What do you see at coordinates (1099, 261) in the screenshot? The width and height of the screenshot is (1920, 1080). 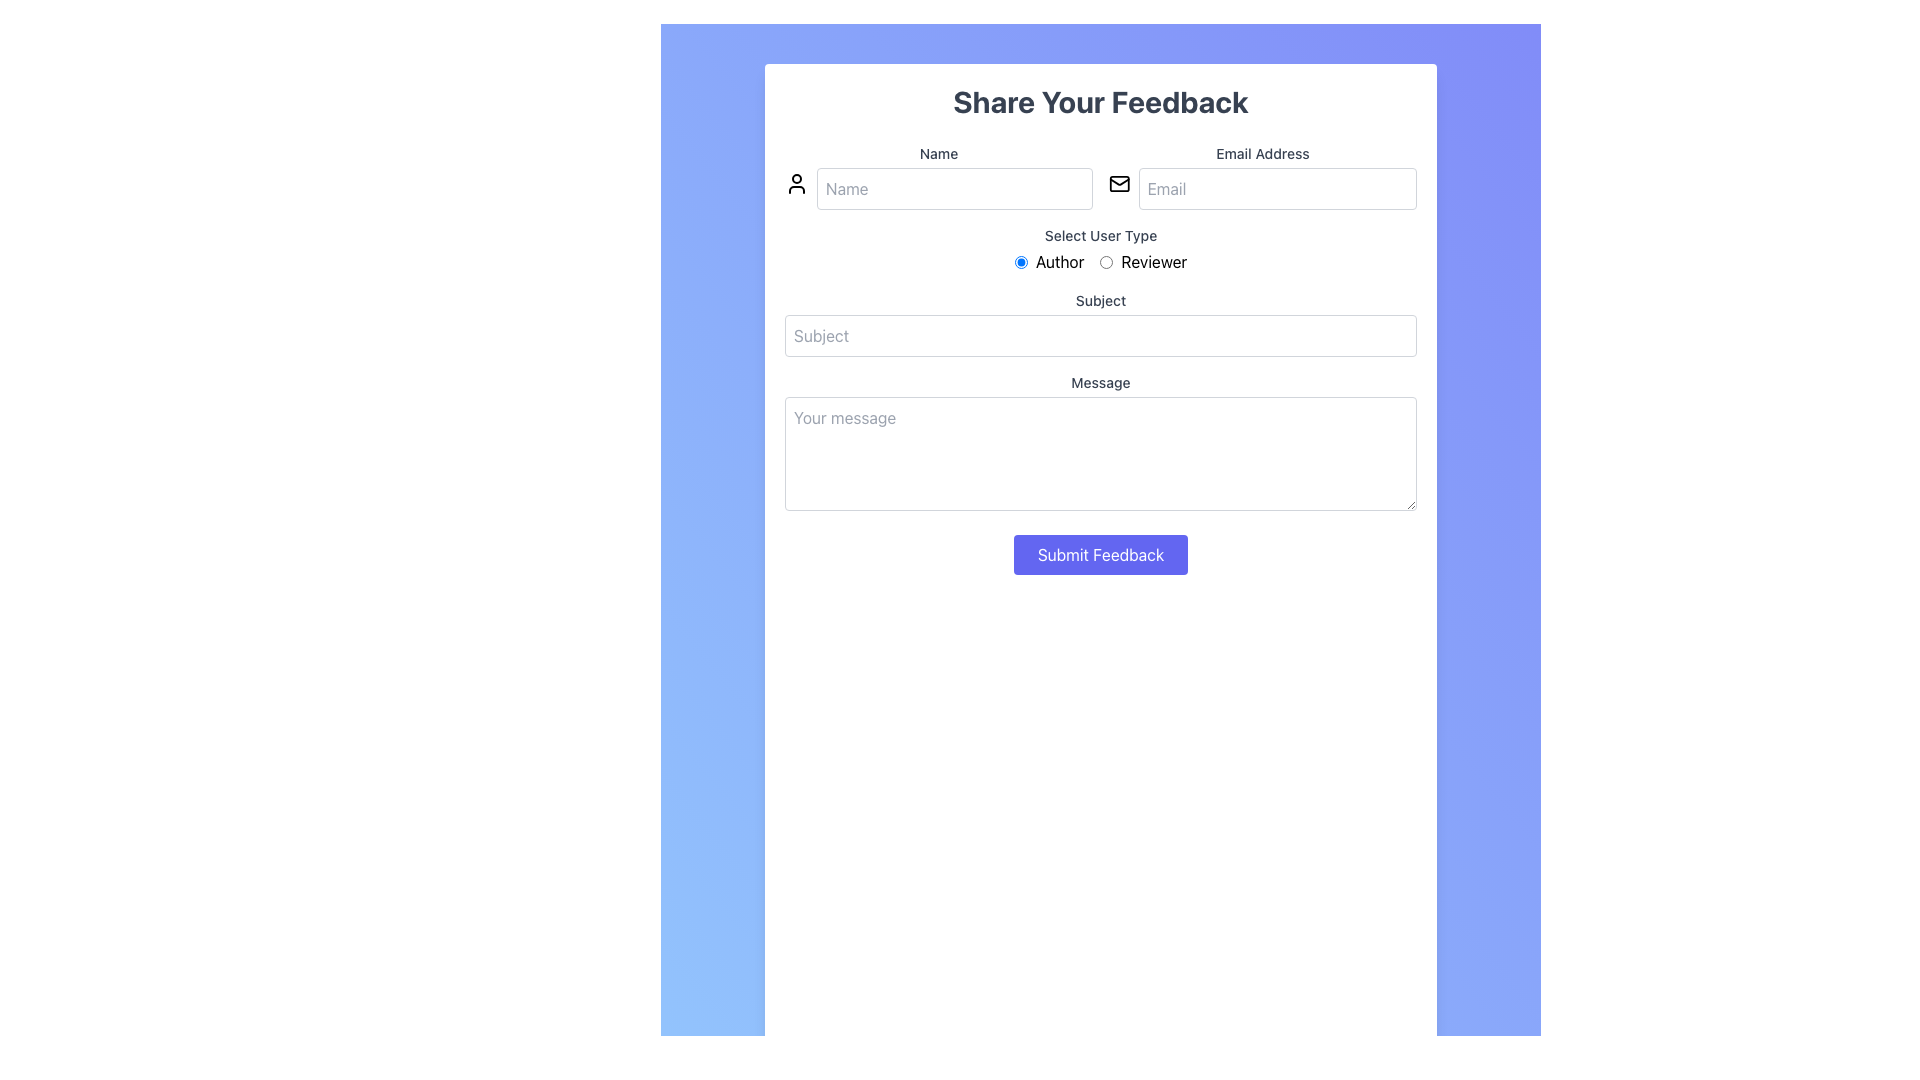 I see `the radio button in the 'Select User Type' section` at bounding box center [1099, 261].